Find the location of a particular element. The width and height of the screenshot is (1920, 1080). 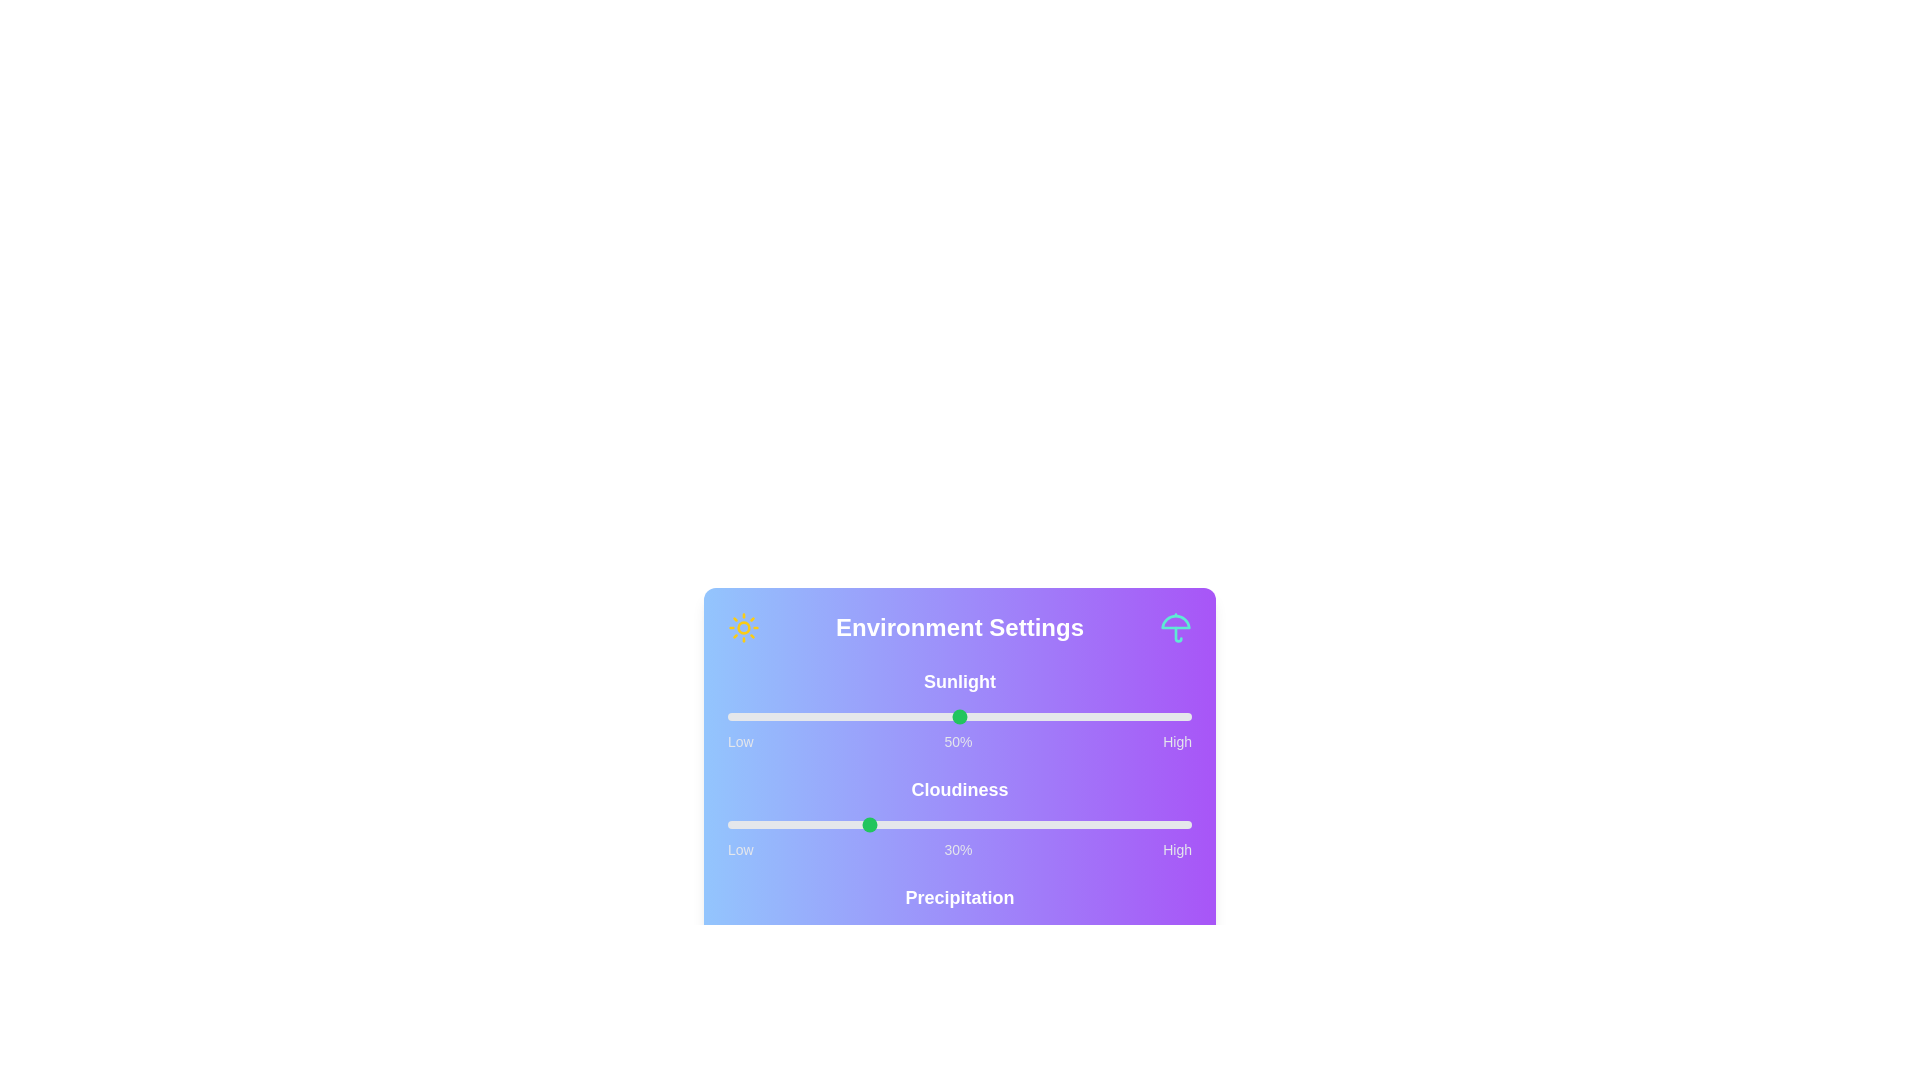

the sunlight slider to 29% is located at coordinates (862, 716).